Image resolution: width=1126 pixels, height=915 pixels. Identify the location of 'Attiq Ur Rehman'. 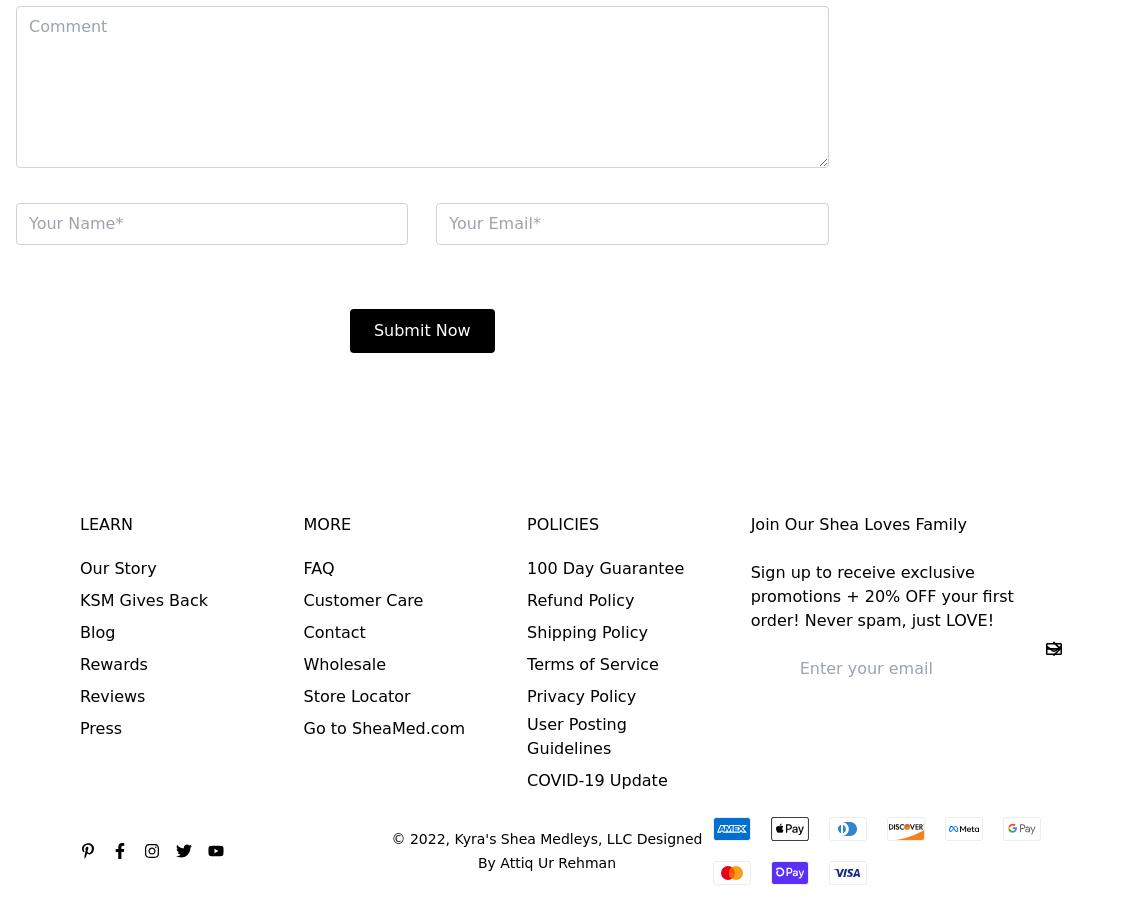
(558, 863).